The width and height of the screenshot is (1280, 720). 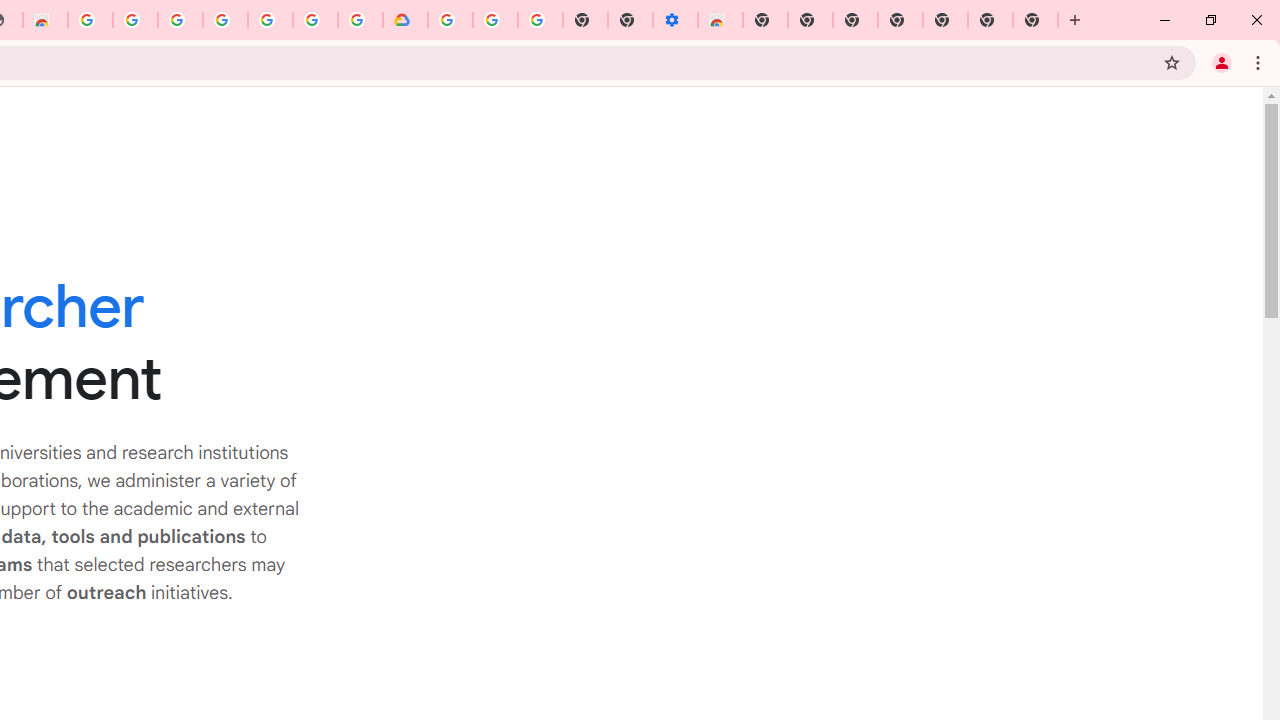 I want to click on 'Google Account Help', so click(x=495, y=20).